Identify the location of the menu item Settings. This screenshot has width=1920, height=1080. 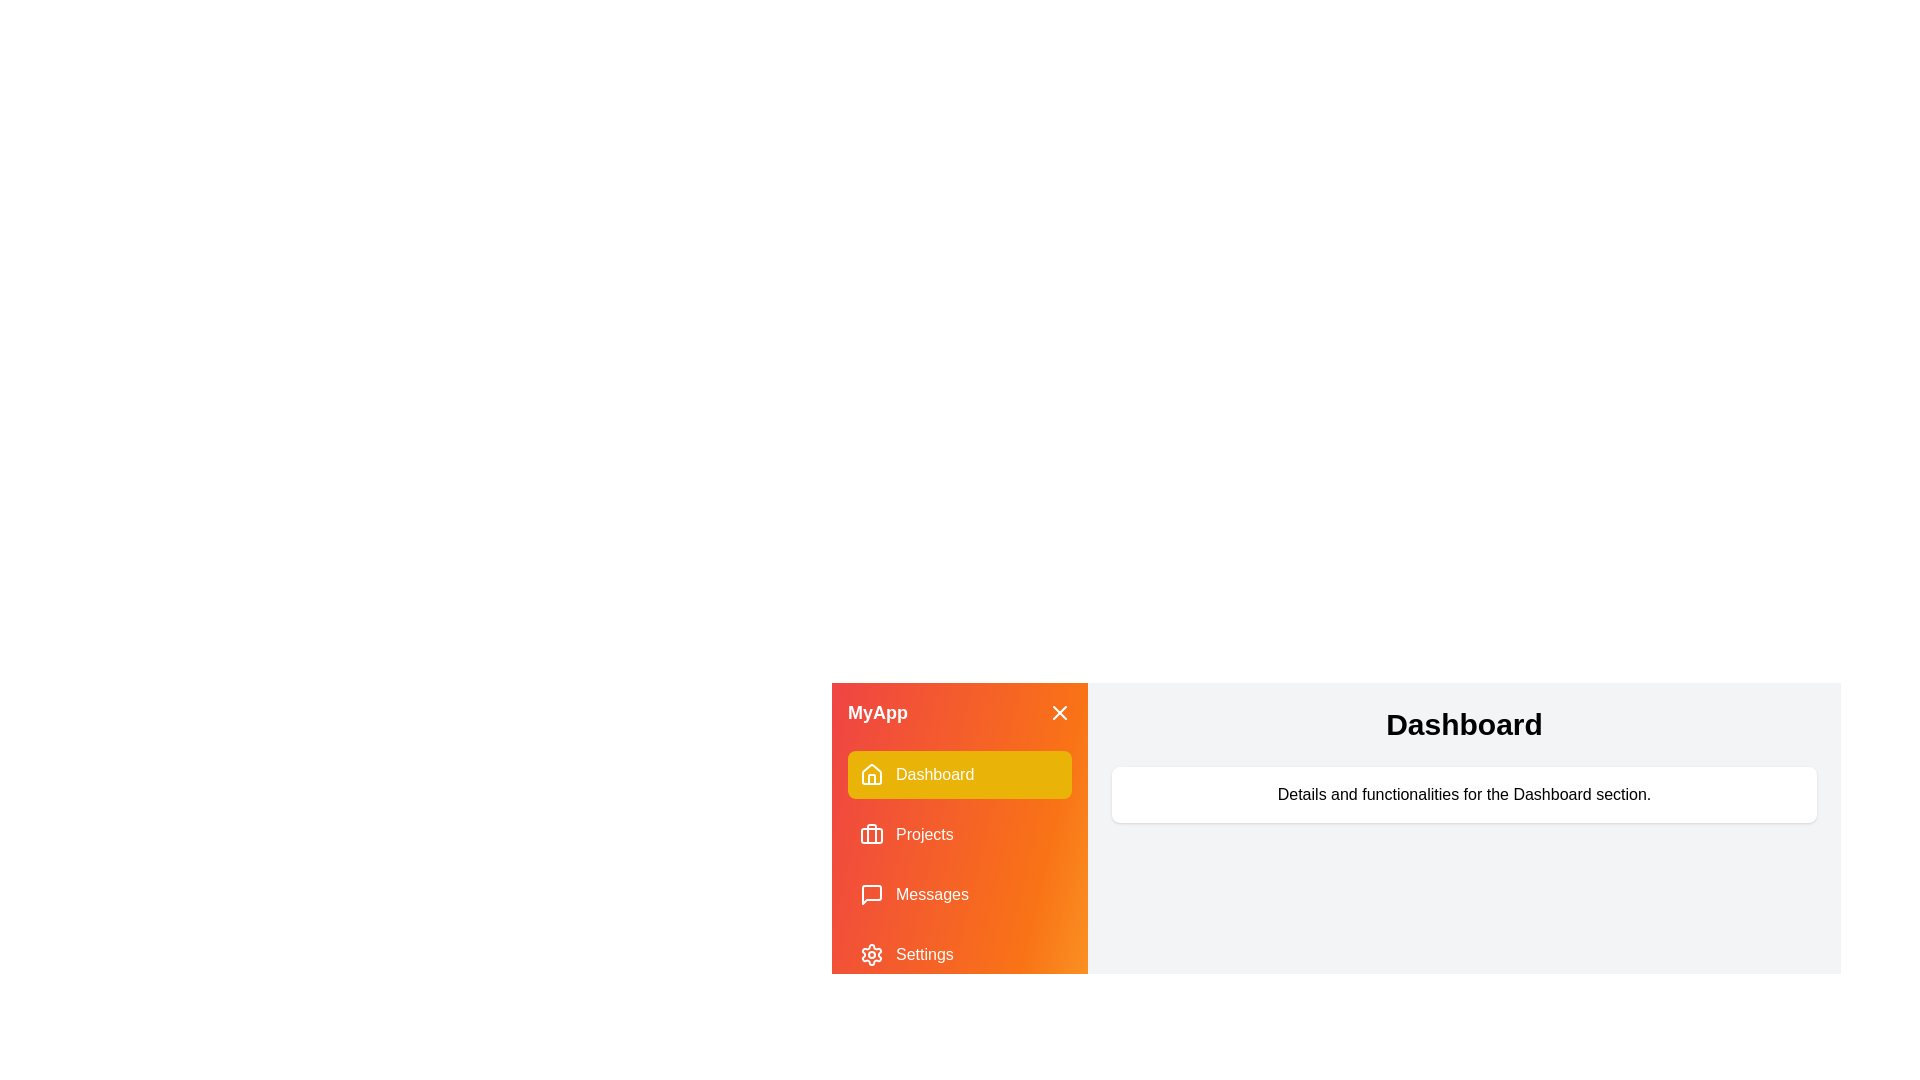
(960, 954).